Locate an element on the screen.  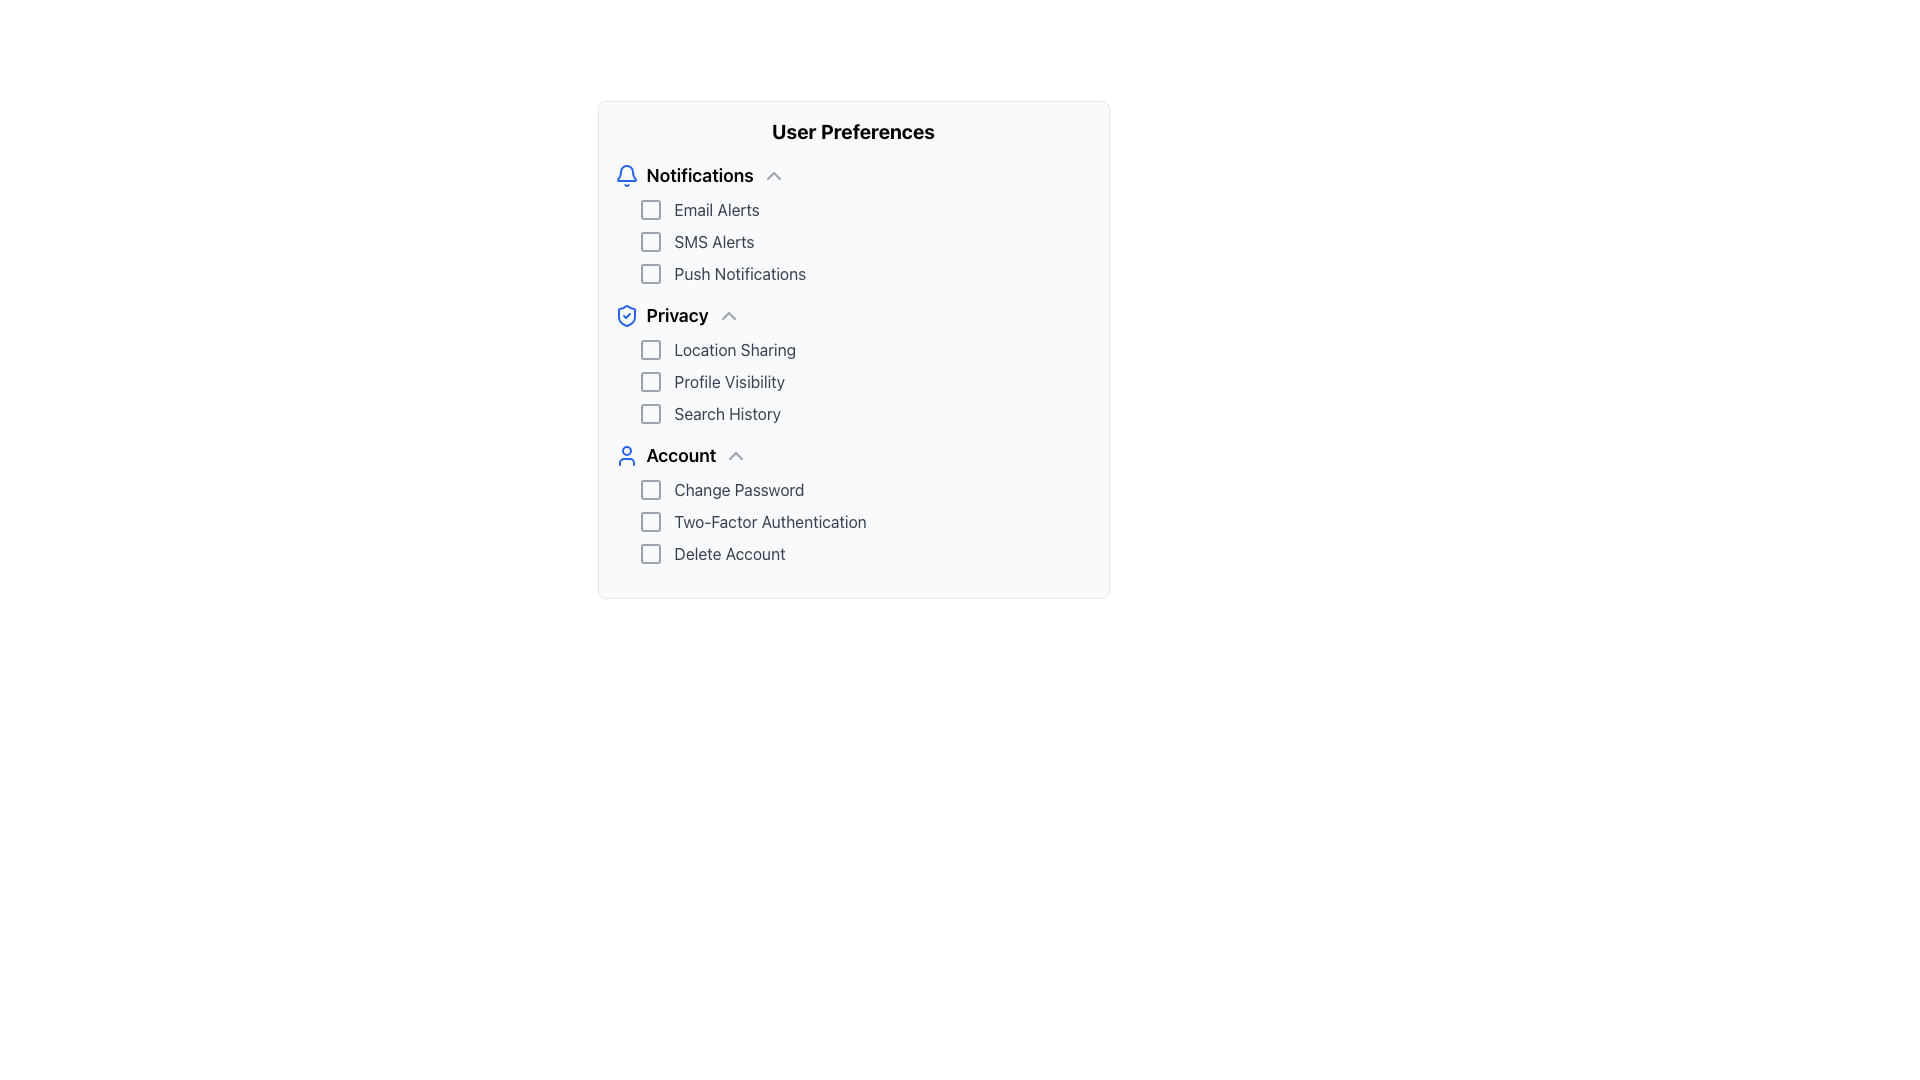
the bold text label 'Account' which is centrally positioned in the user preference list, serving as a section header above account settings options is located at coordinates (681, 455).